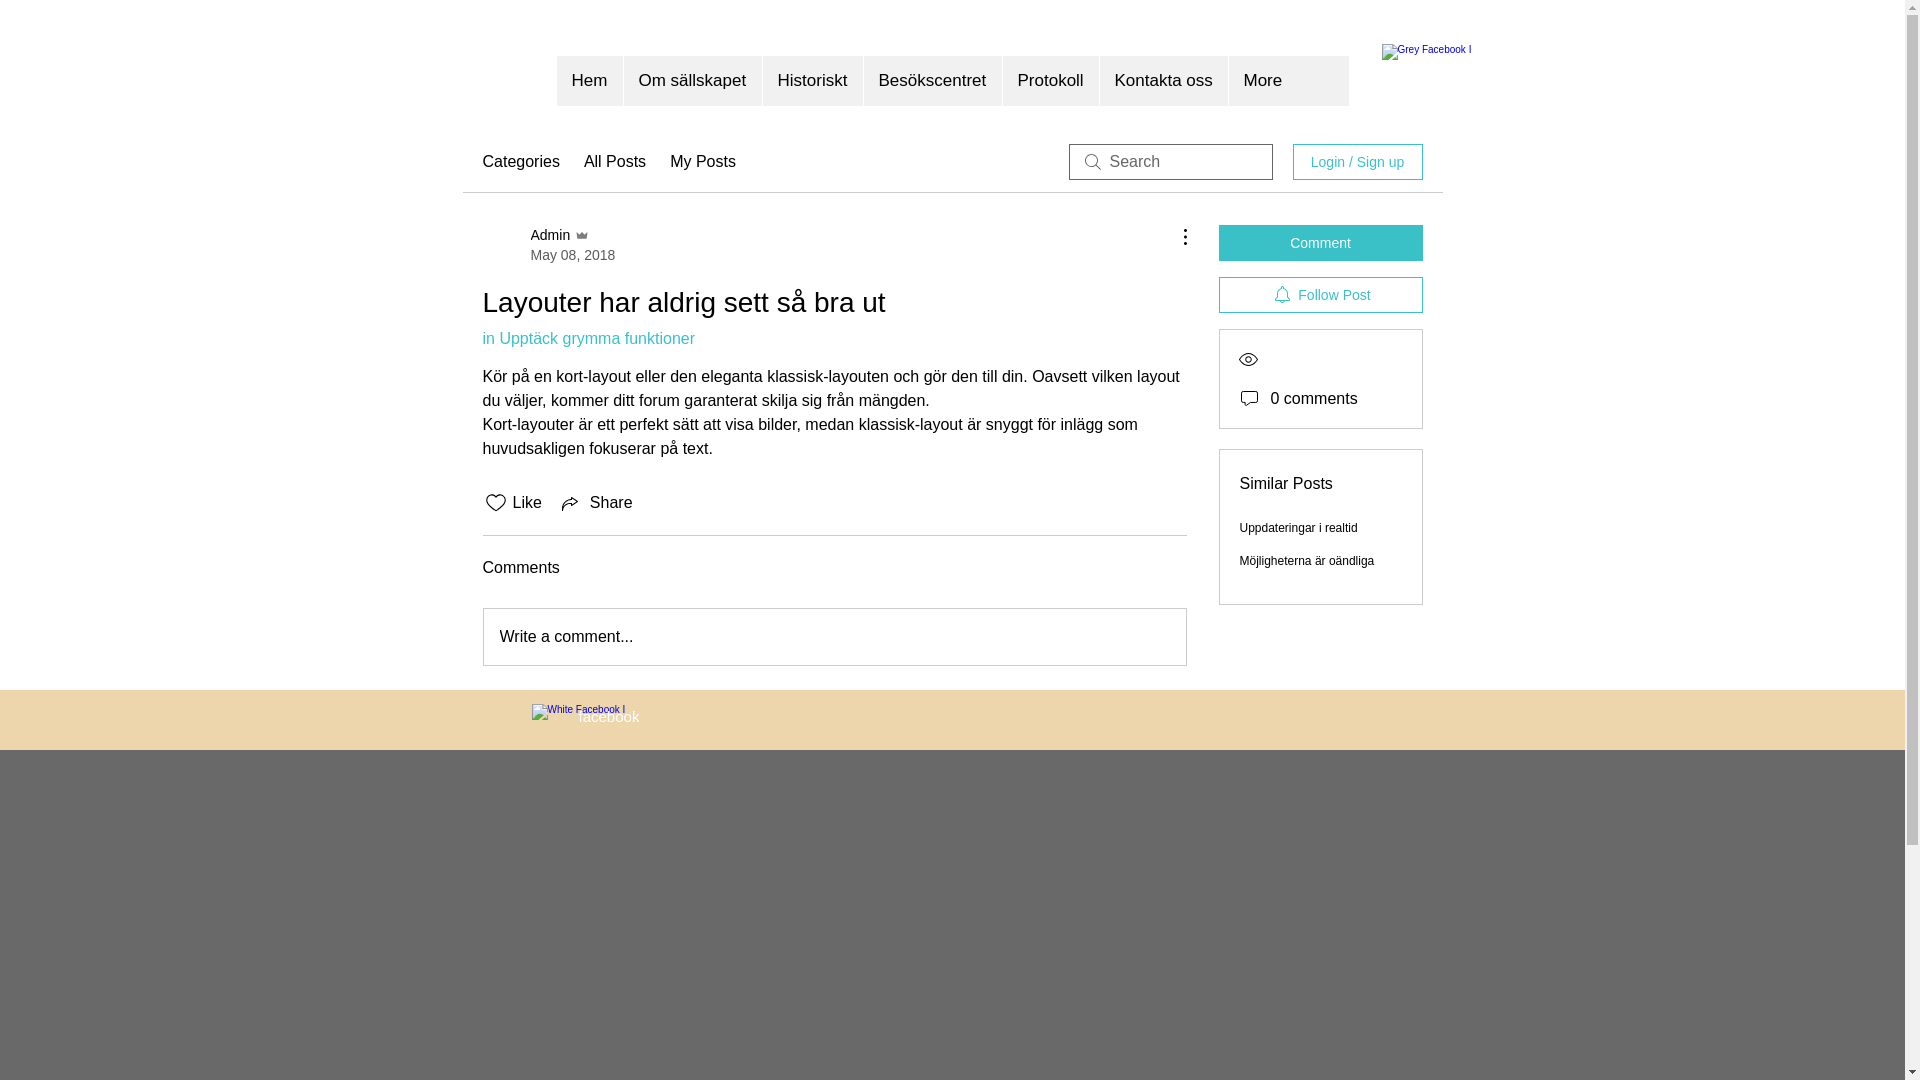 This screenshot has height=1080, width=1920. What do you see at coordinates (520, 161) in the screenshot?
I see `'Categories'` at bounding box center [520, 161].